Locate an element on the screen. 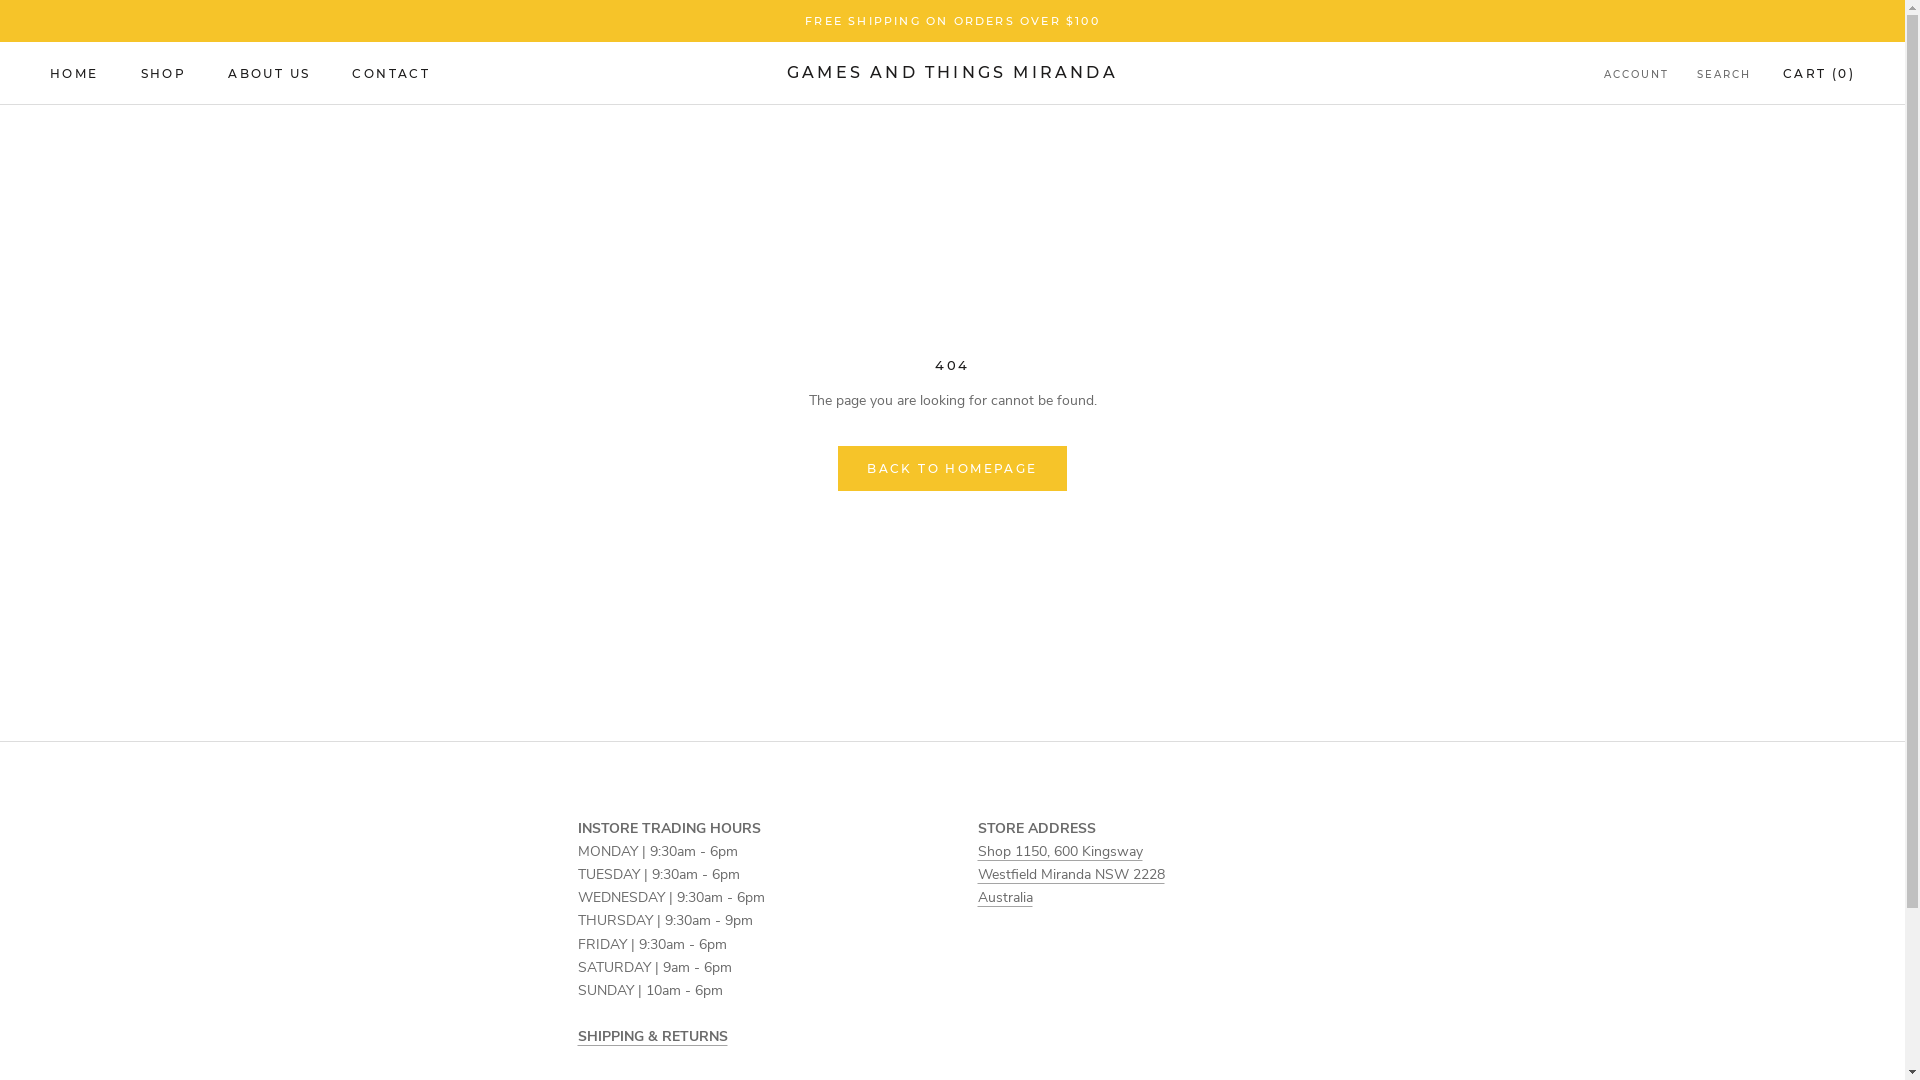 This screenshot has height=1080, width=1920. 'GAMES AND THINGS MIRANDA' is located at coordinates (951, 72).